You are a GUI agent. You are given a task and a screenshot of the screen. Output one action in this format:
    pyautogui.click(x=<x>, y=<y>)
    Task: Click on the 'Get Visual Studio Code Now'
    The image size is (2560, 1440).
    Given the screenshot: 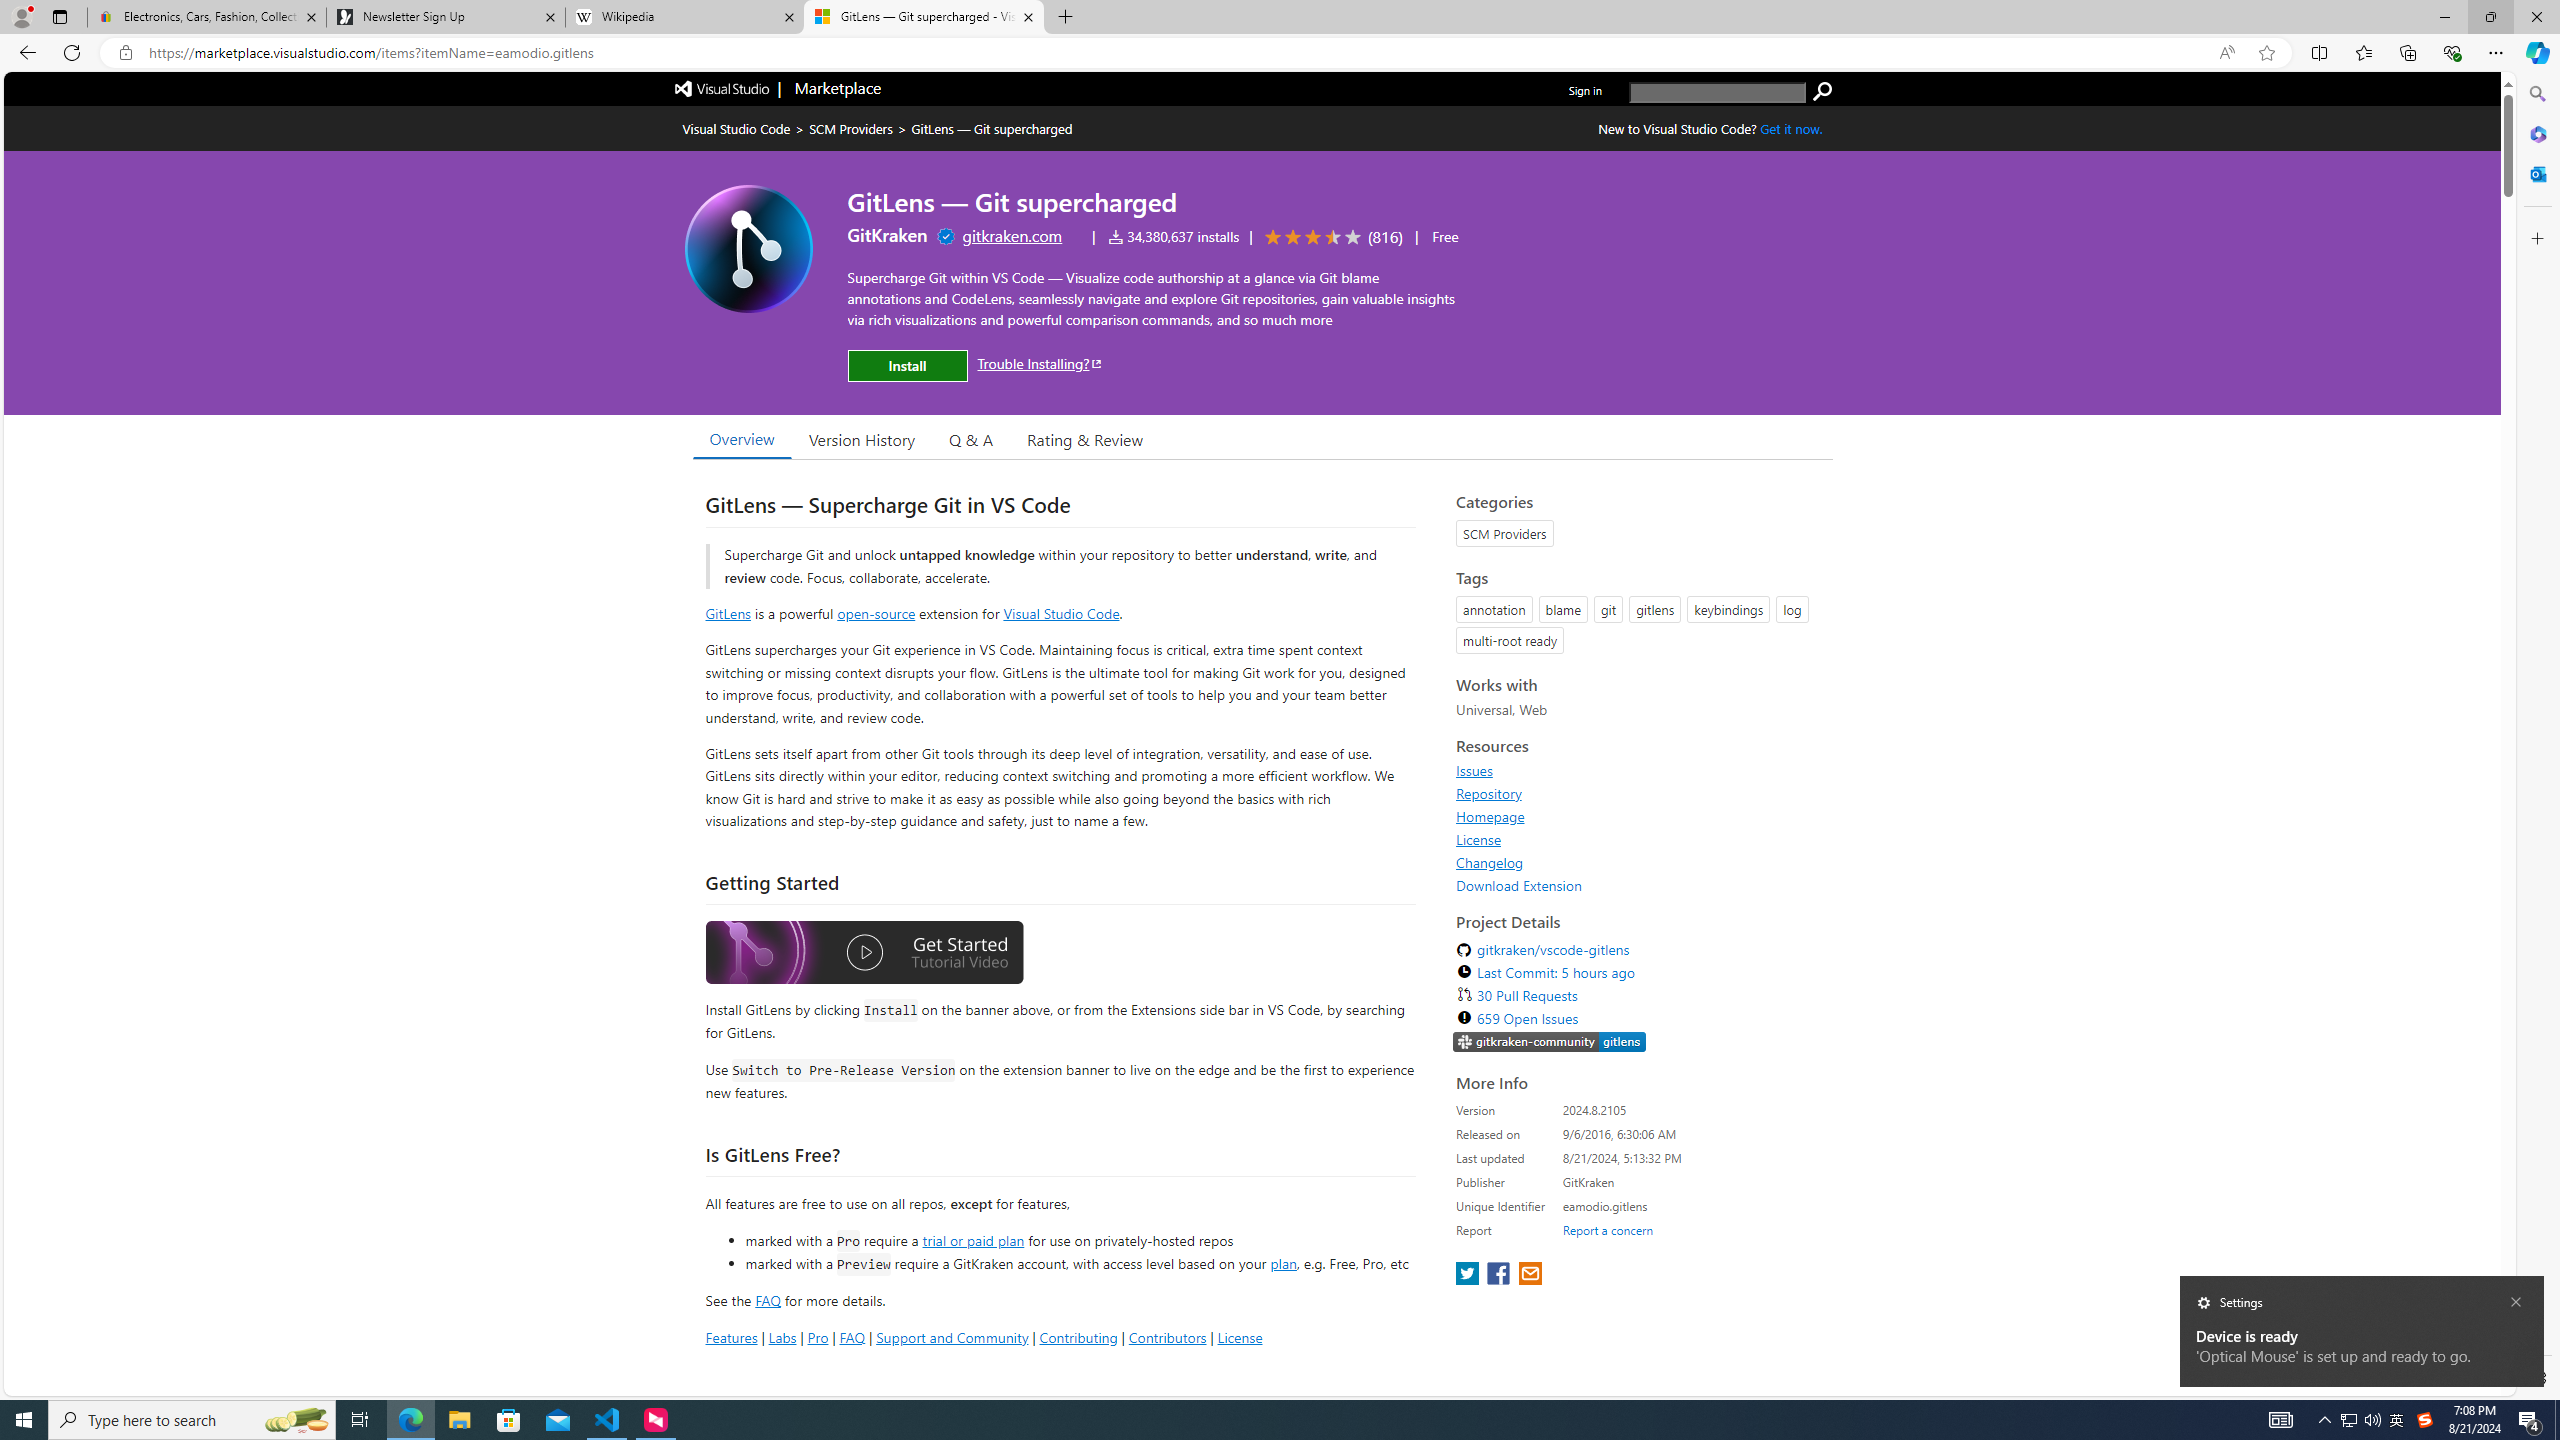 What is the action you would take?
    pyautogui.click(x=1791, y=127)
    